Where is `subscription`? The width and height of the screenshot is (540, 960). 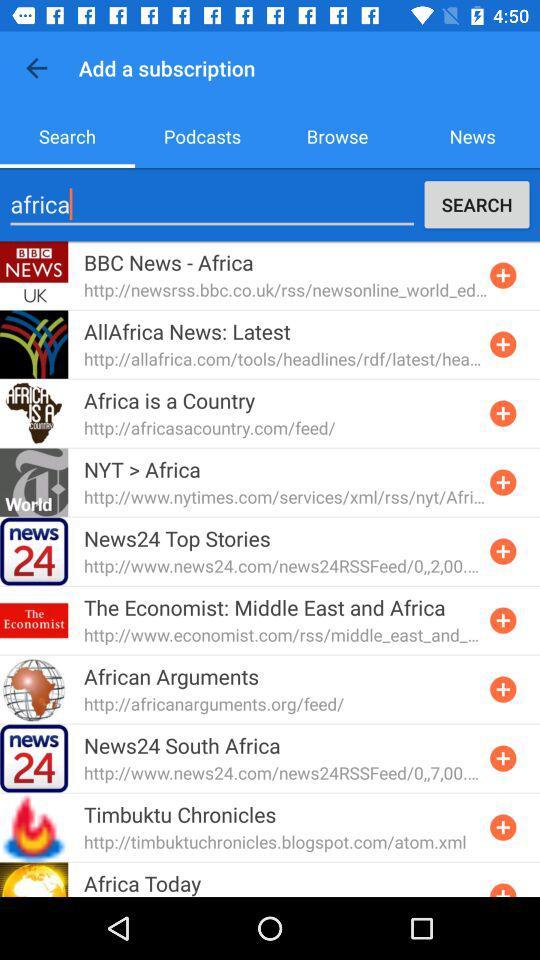
subscription is located at coordinates (502, 887).